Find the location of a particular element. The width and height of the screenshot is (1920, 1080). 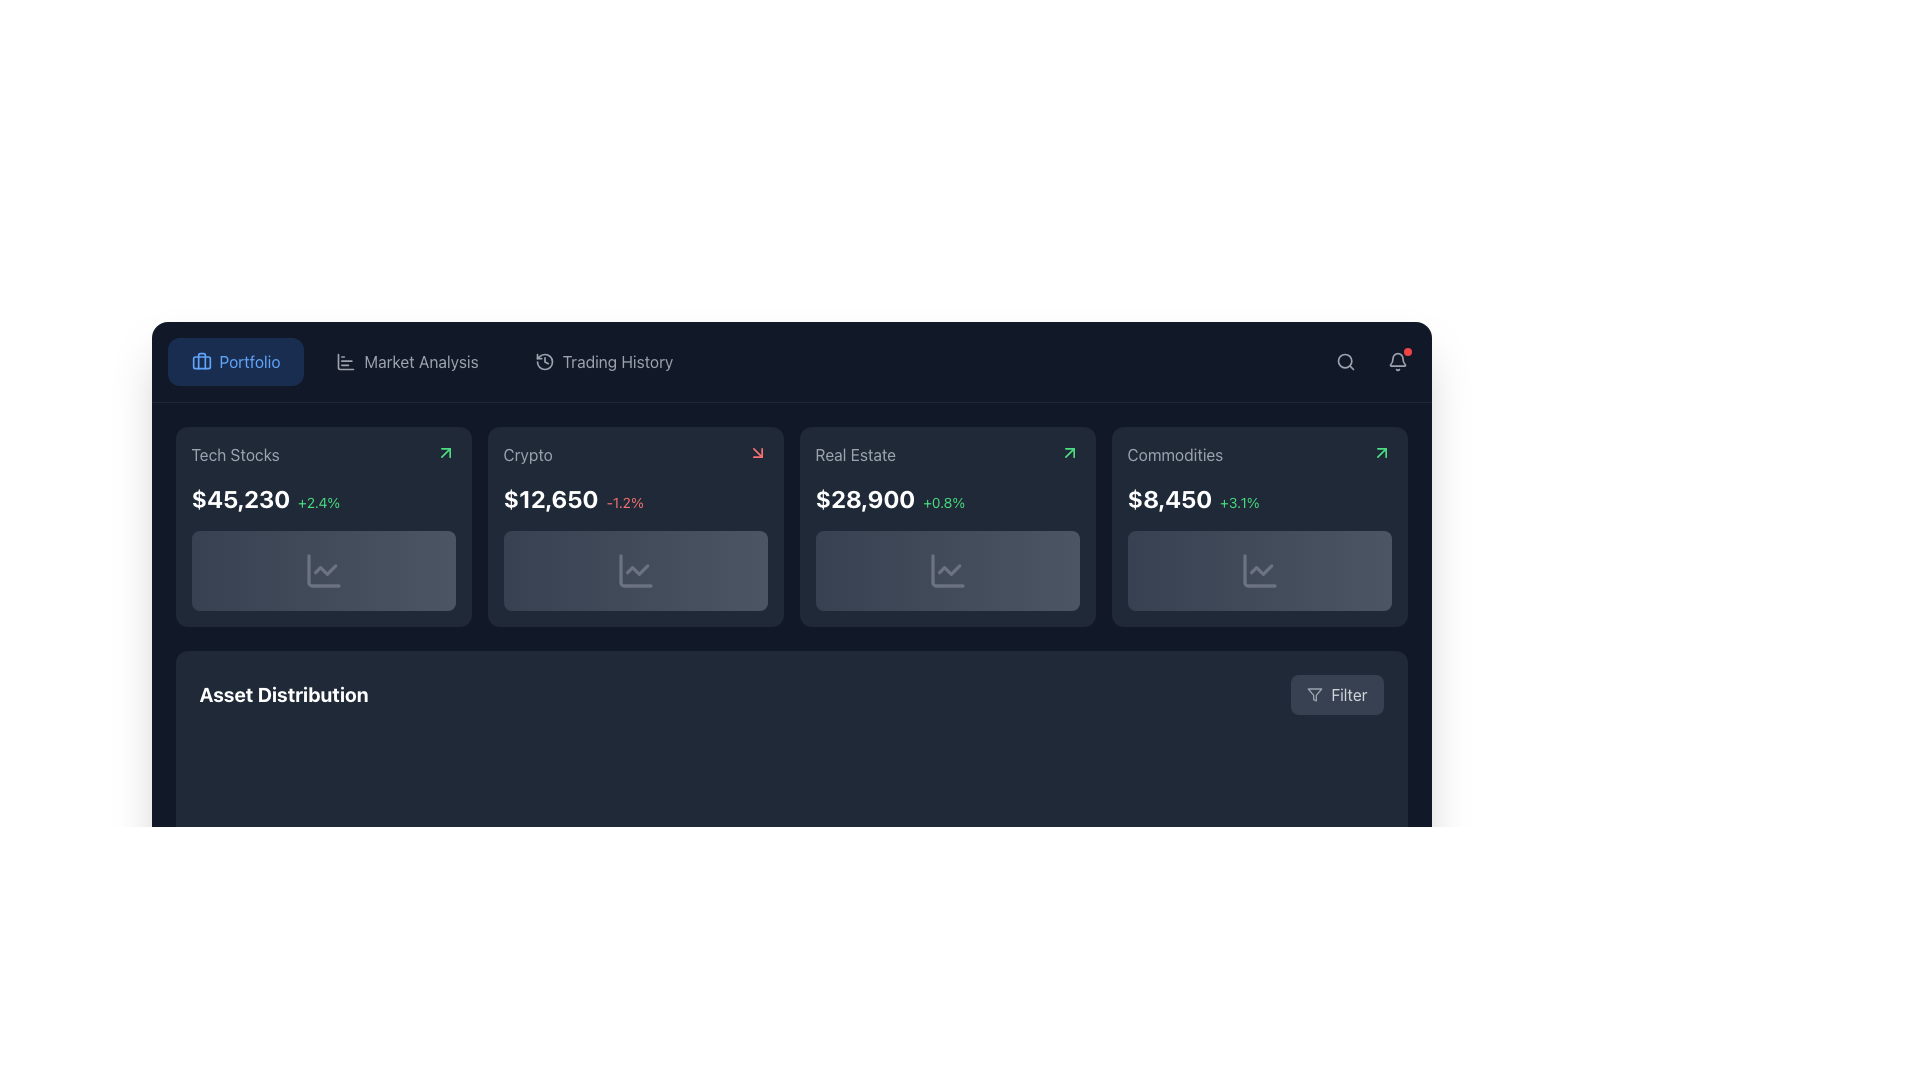

the 'Real Estate' icon is located at coordinates (946, 570).